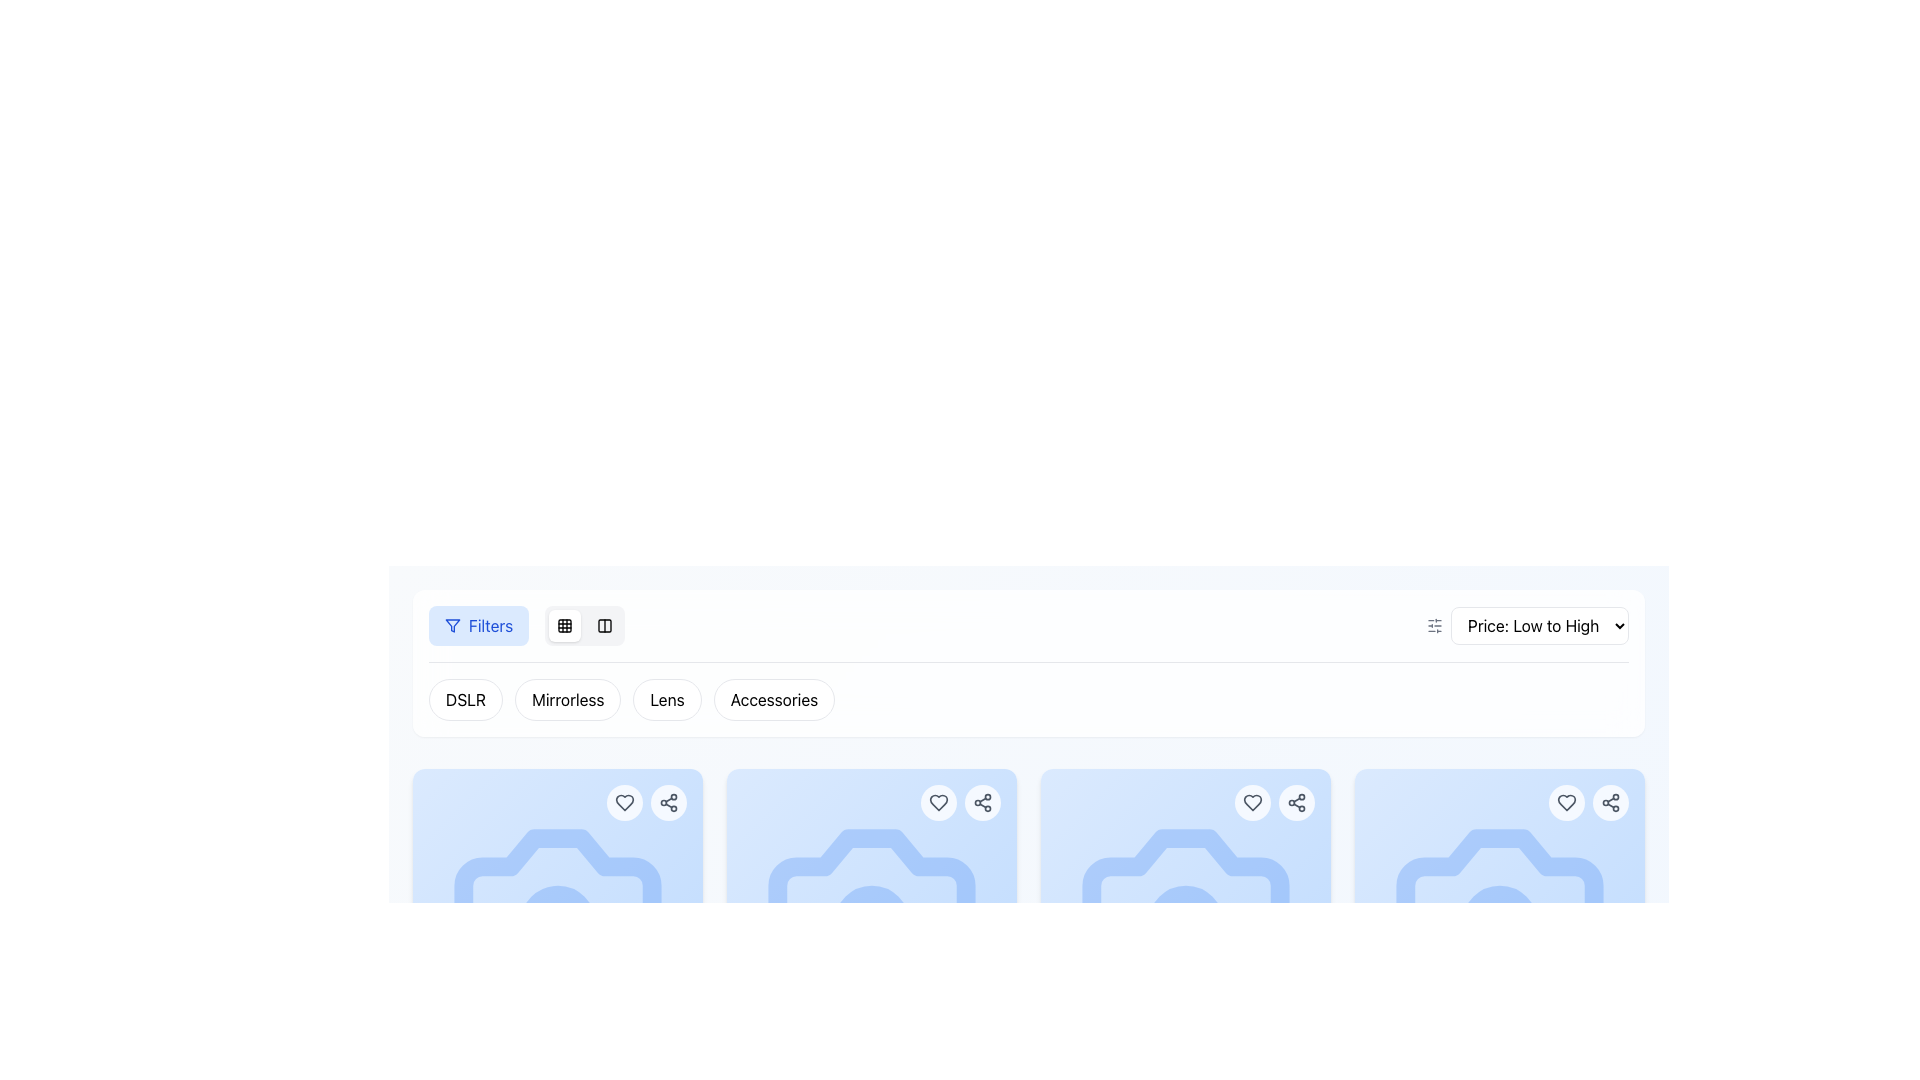 This screenshot has width=1920, height=1080. Describe the element at coordinates (938, 801) in the screenshot. I see `the heart icon button that serves as a favorite or like button for marking the associated product as favored, located above the product card in a row of products` at that location.